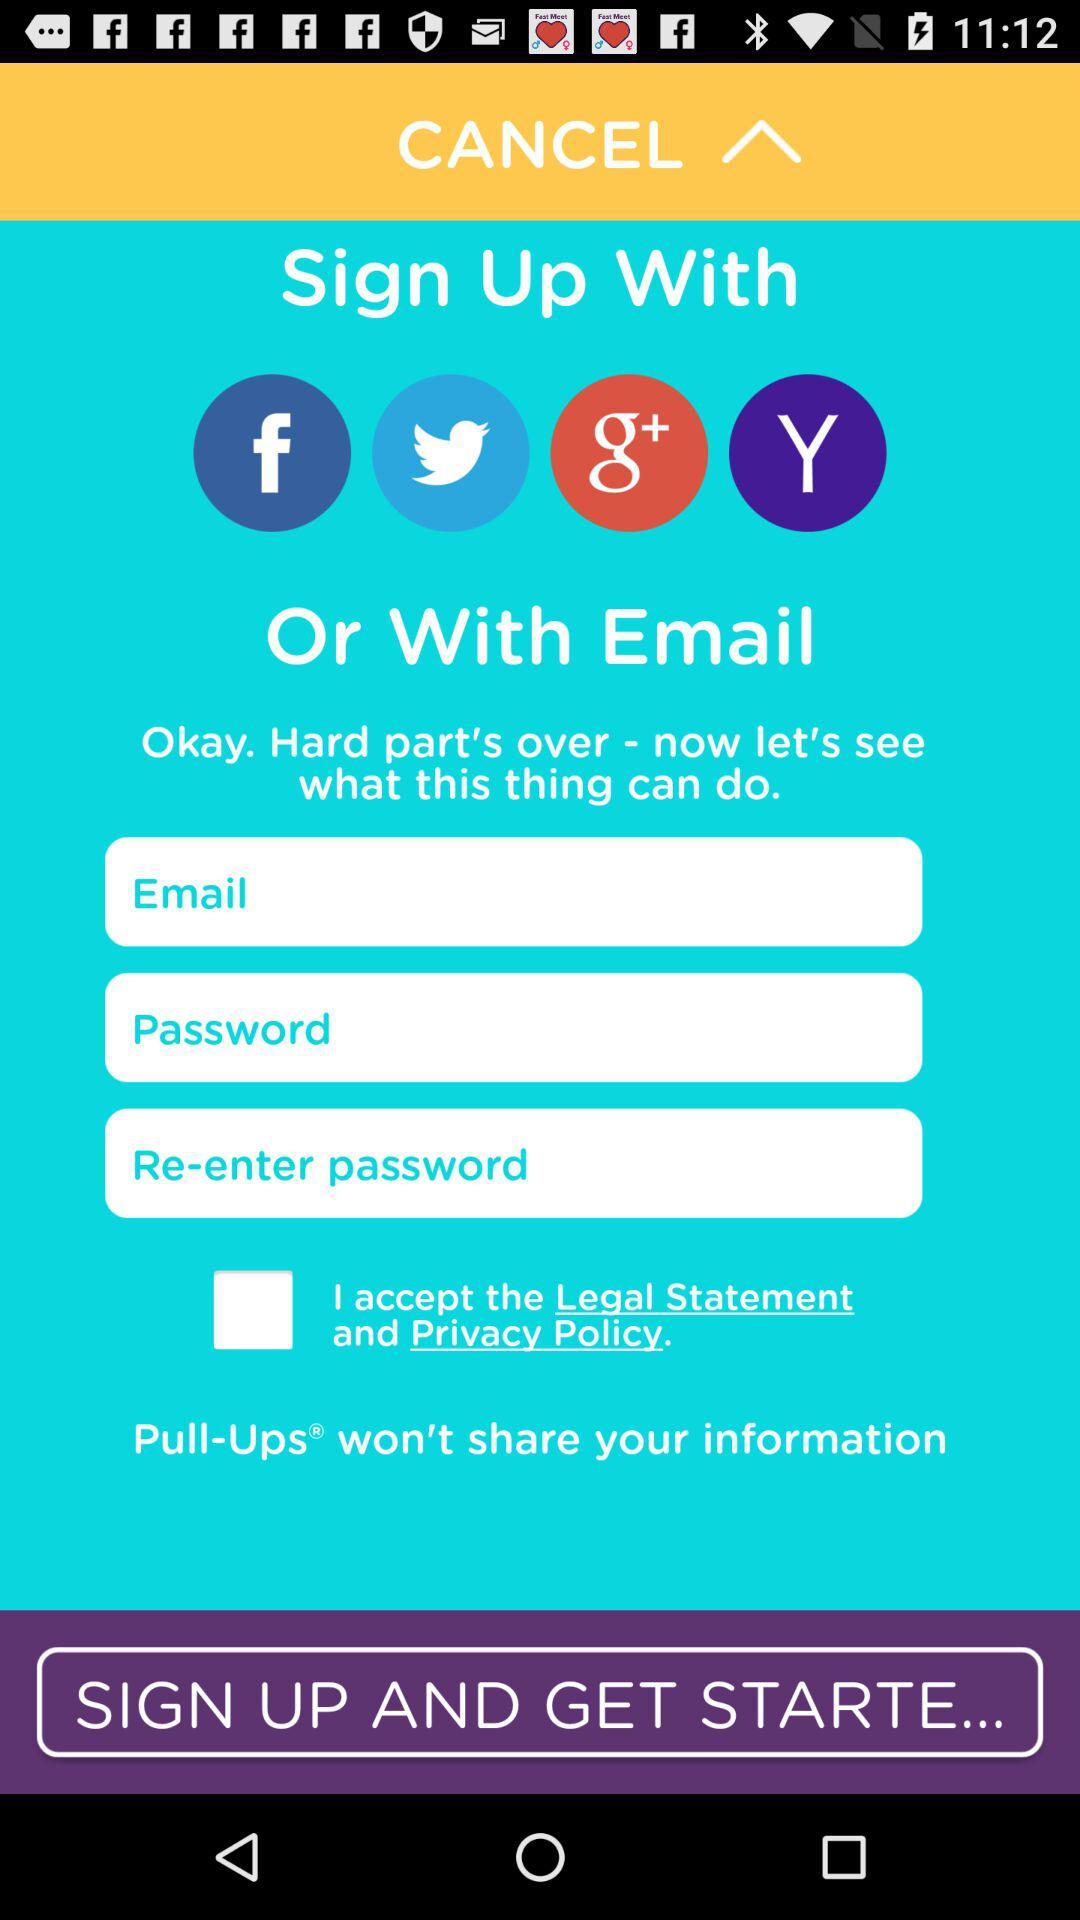  What do you see at coordinates (512, 1163) in the screenshot?
I see `confirm password` at bounding box center [512, 1163].